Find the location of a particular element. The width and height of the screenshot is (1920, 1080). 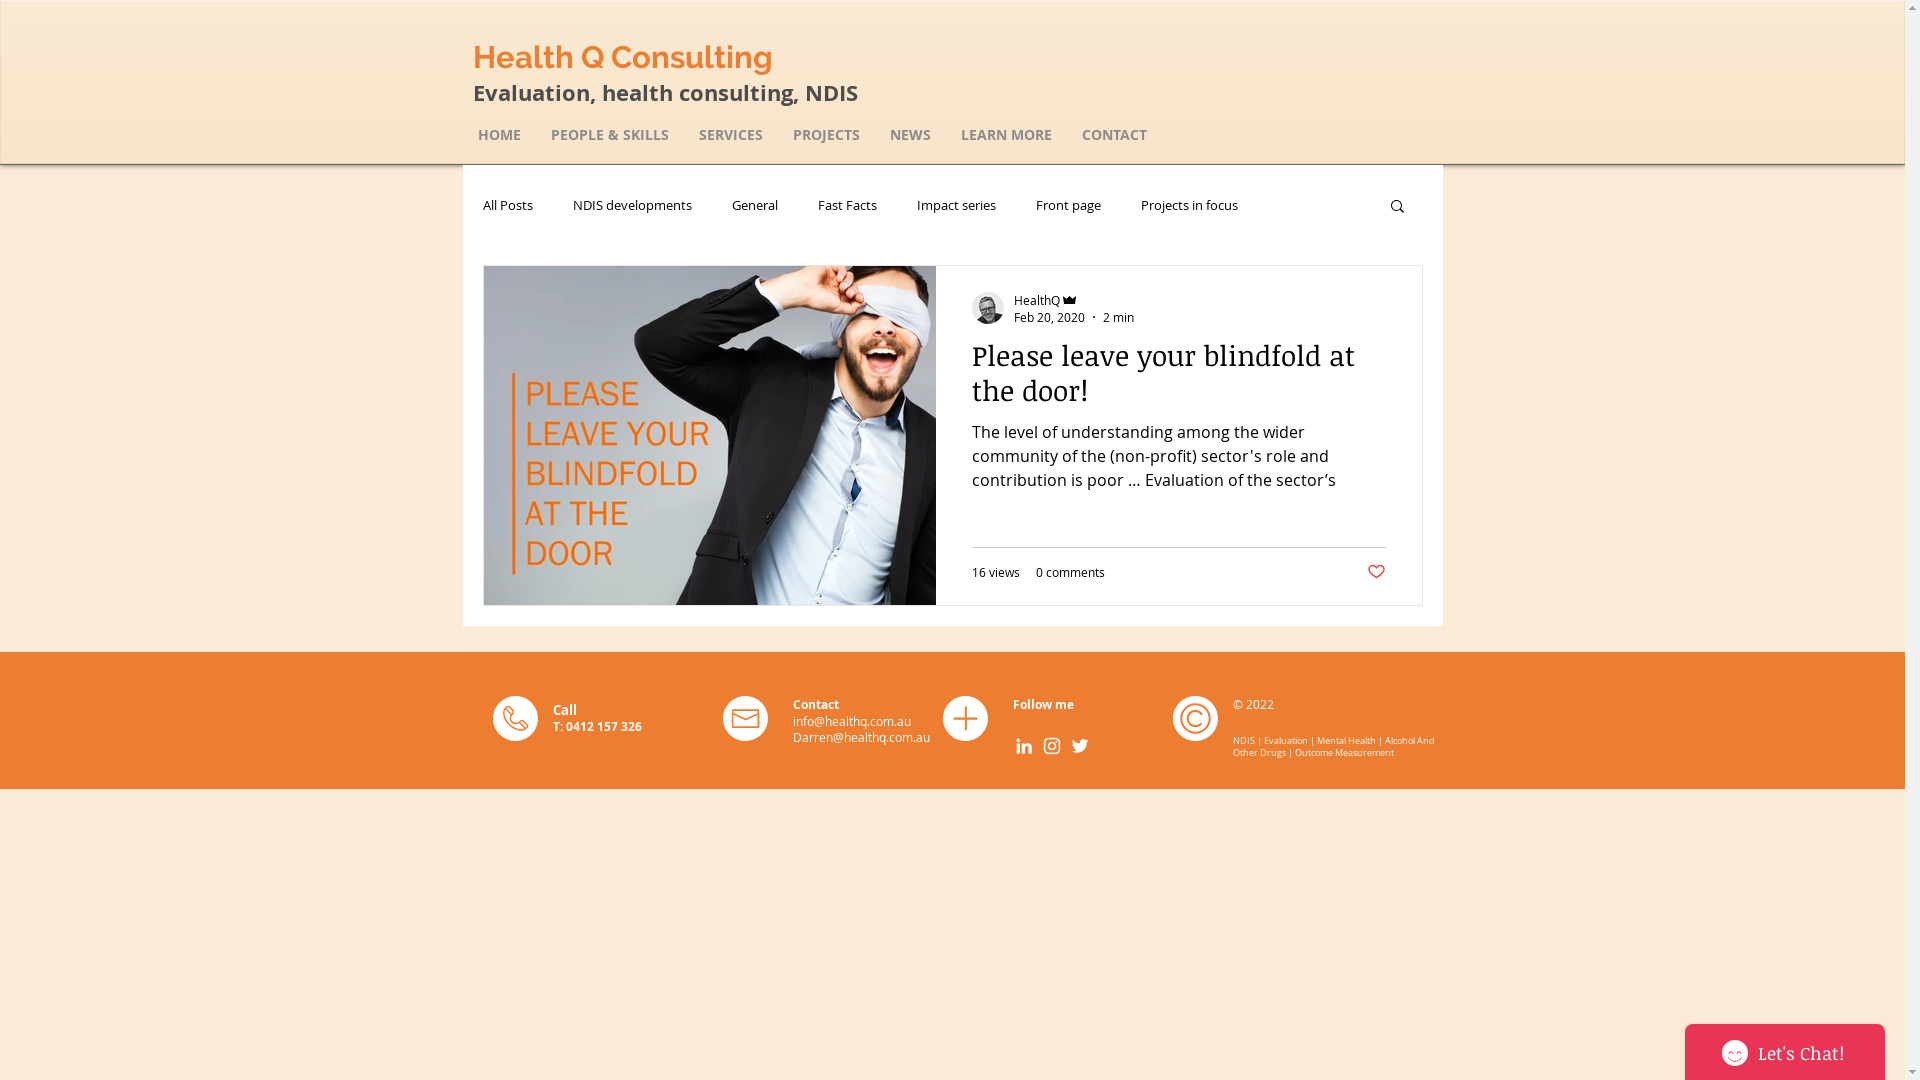

'SERVICES' is located at coordinates (729, 134).